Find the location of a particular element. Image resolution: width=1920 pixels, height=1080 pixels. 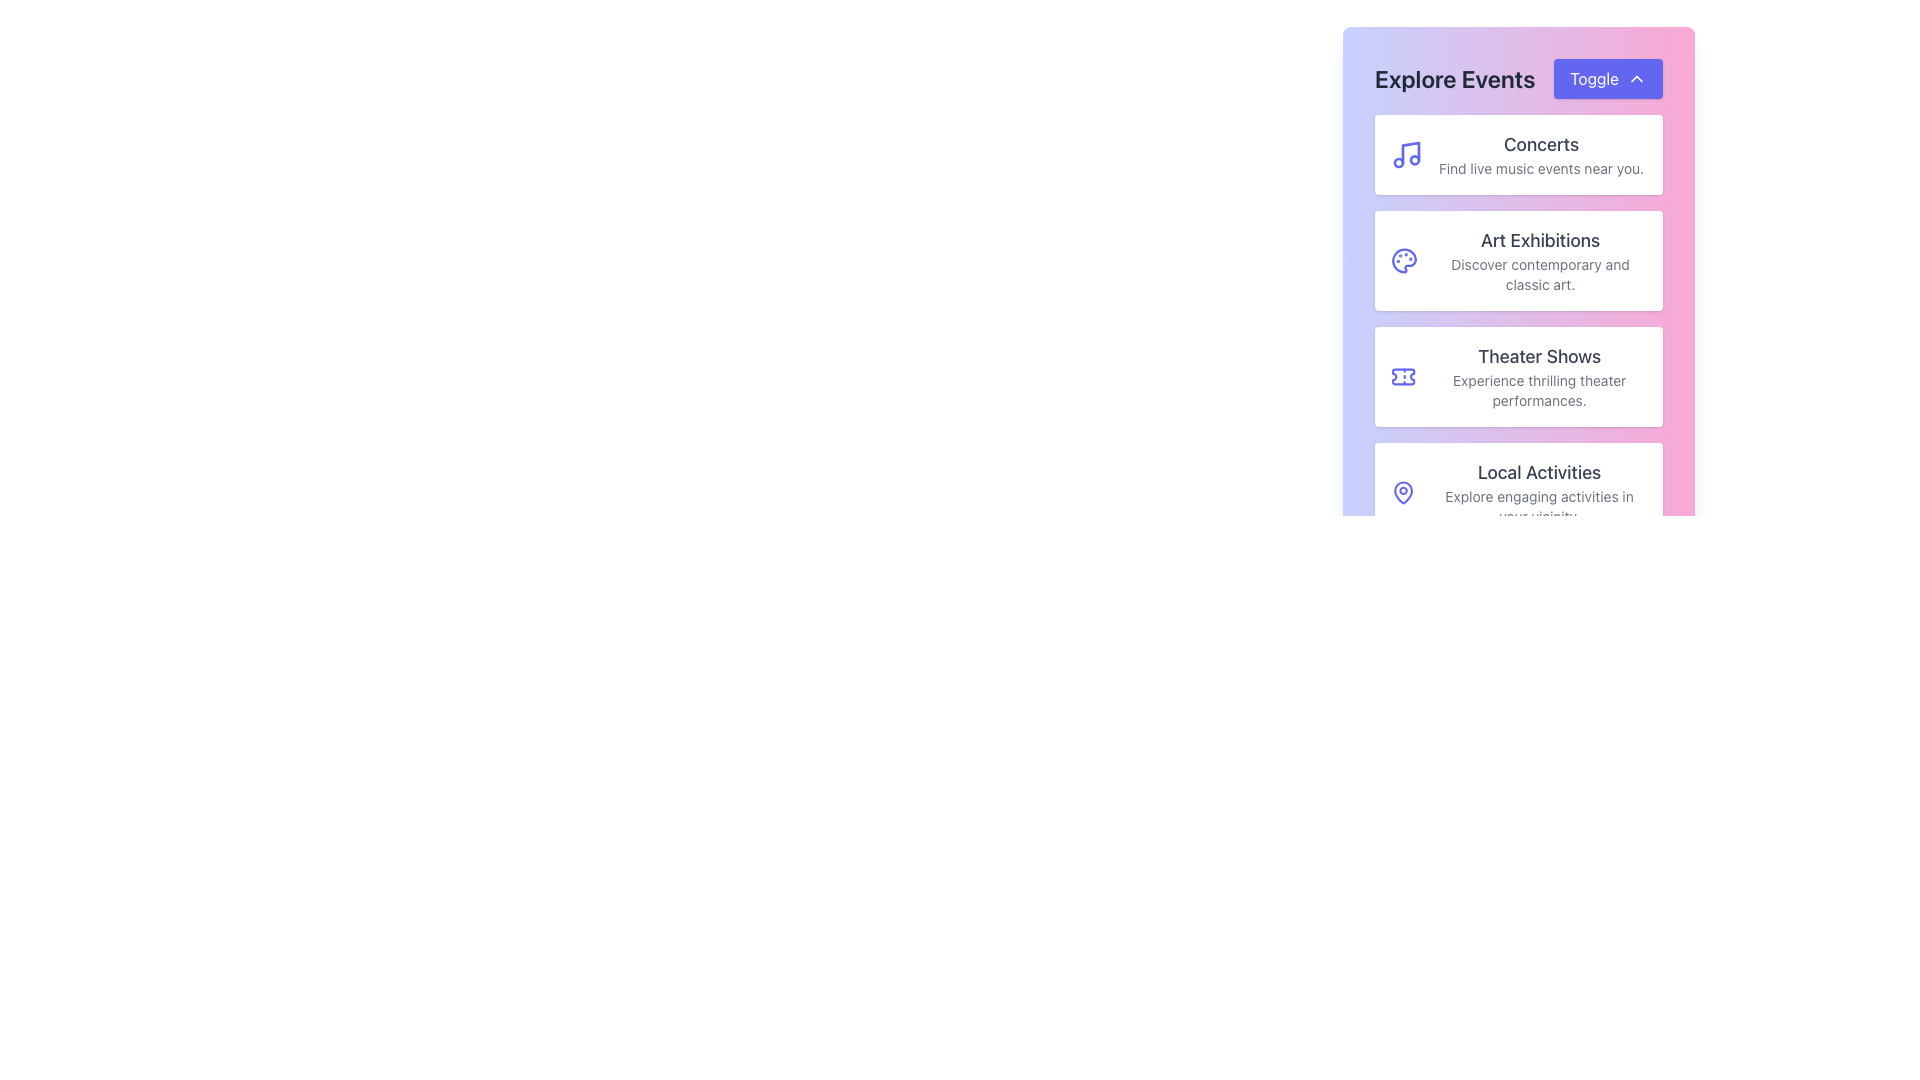

the blue outline ticket icon located to the left of the 'Theater Shows' heading in the events list is located at coordinates (1402, 377).